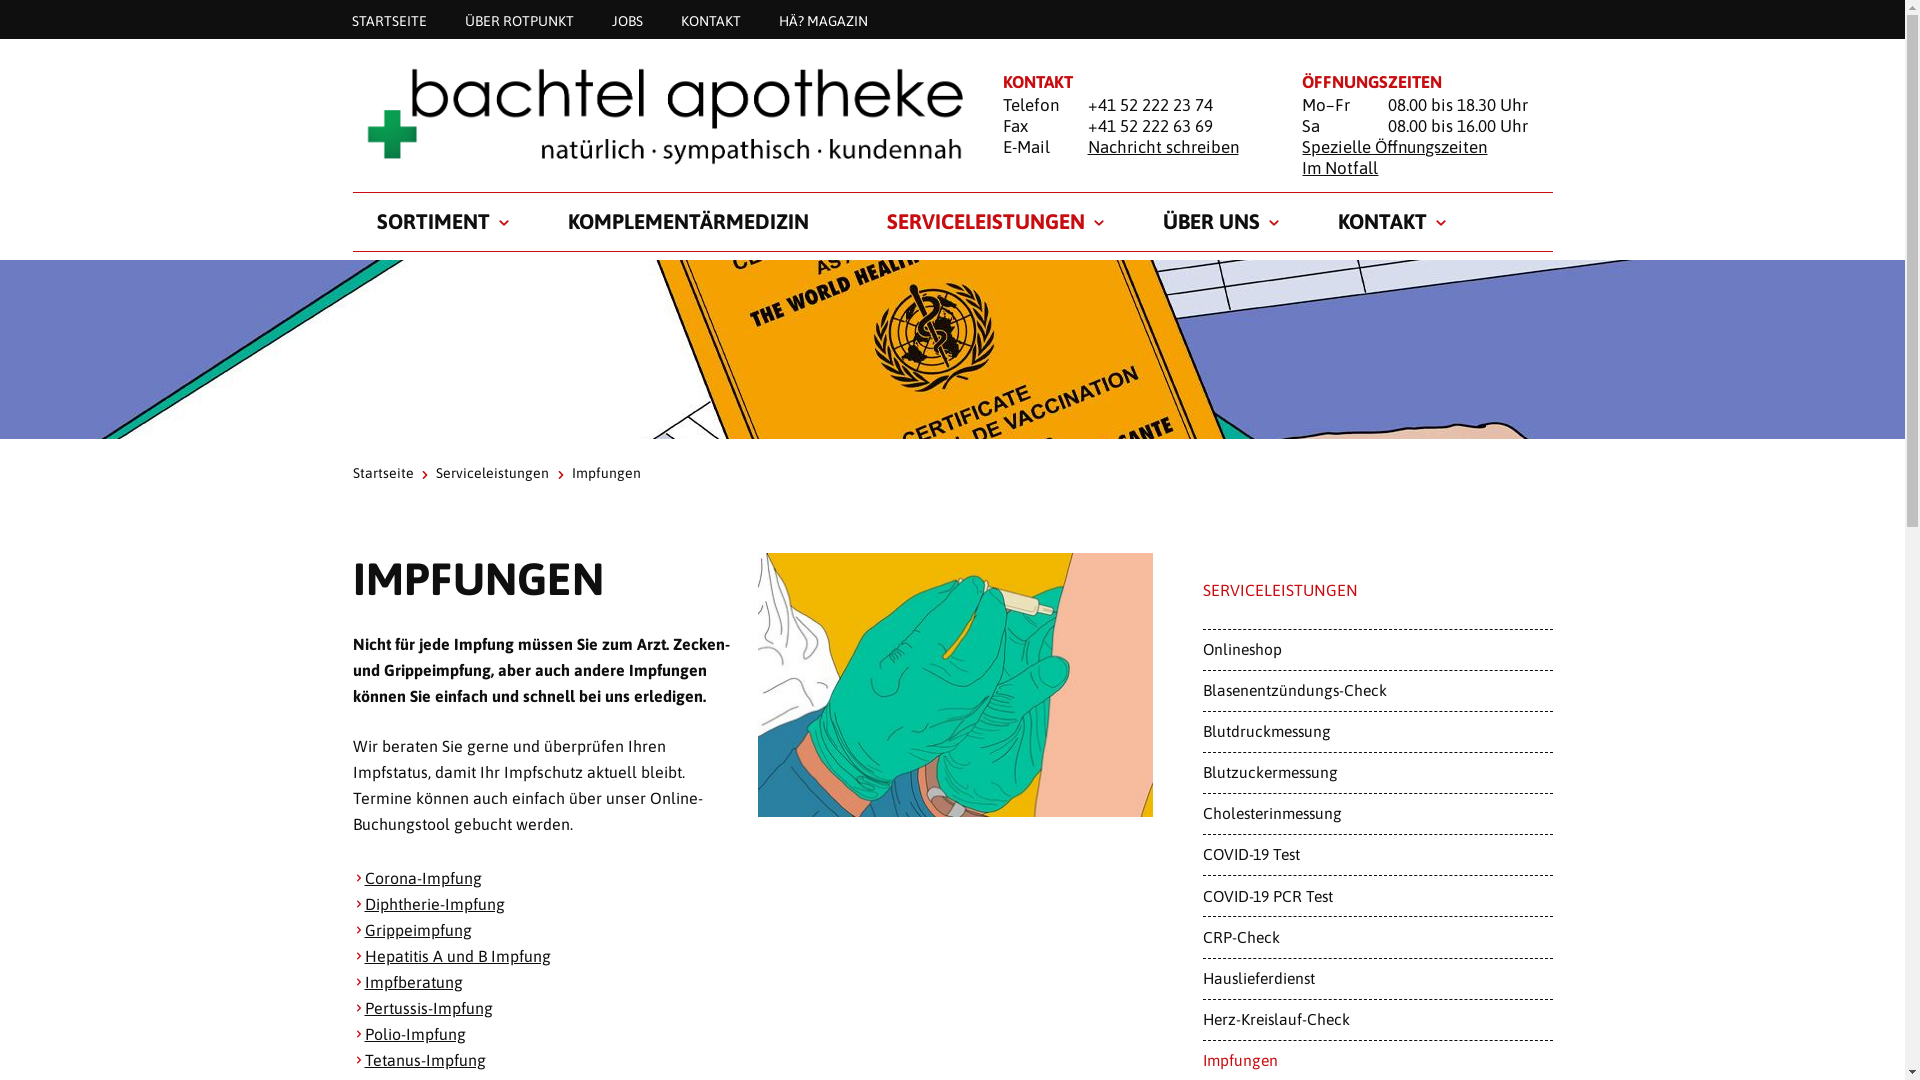 Image resolution: width=1920 pixels, height=1080 pixels. I want to click on 'COVID-19 PCR Test', so click(1376, 894).